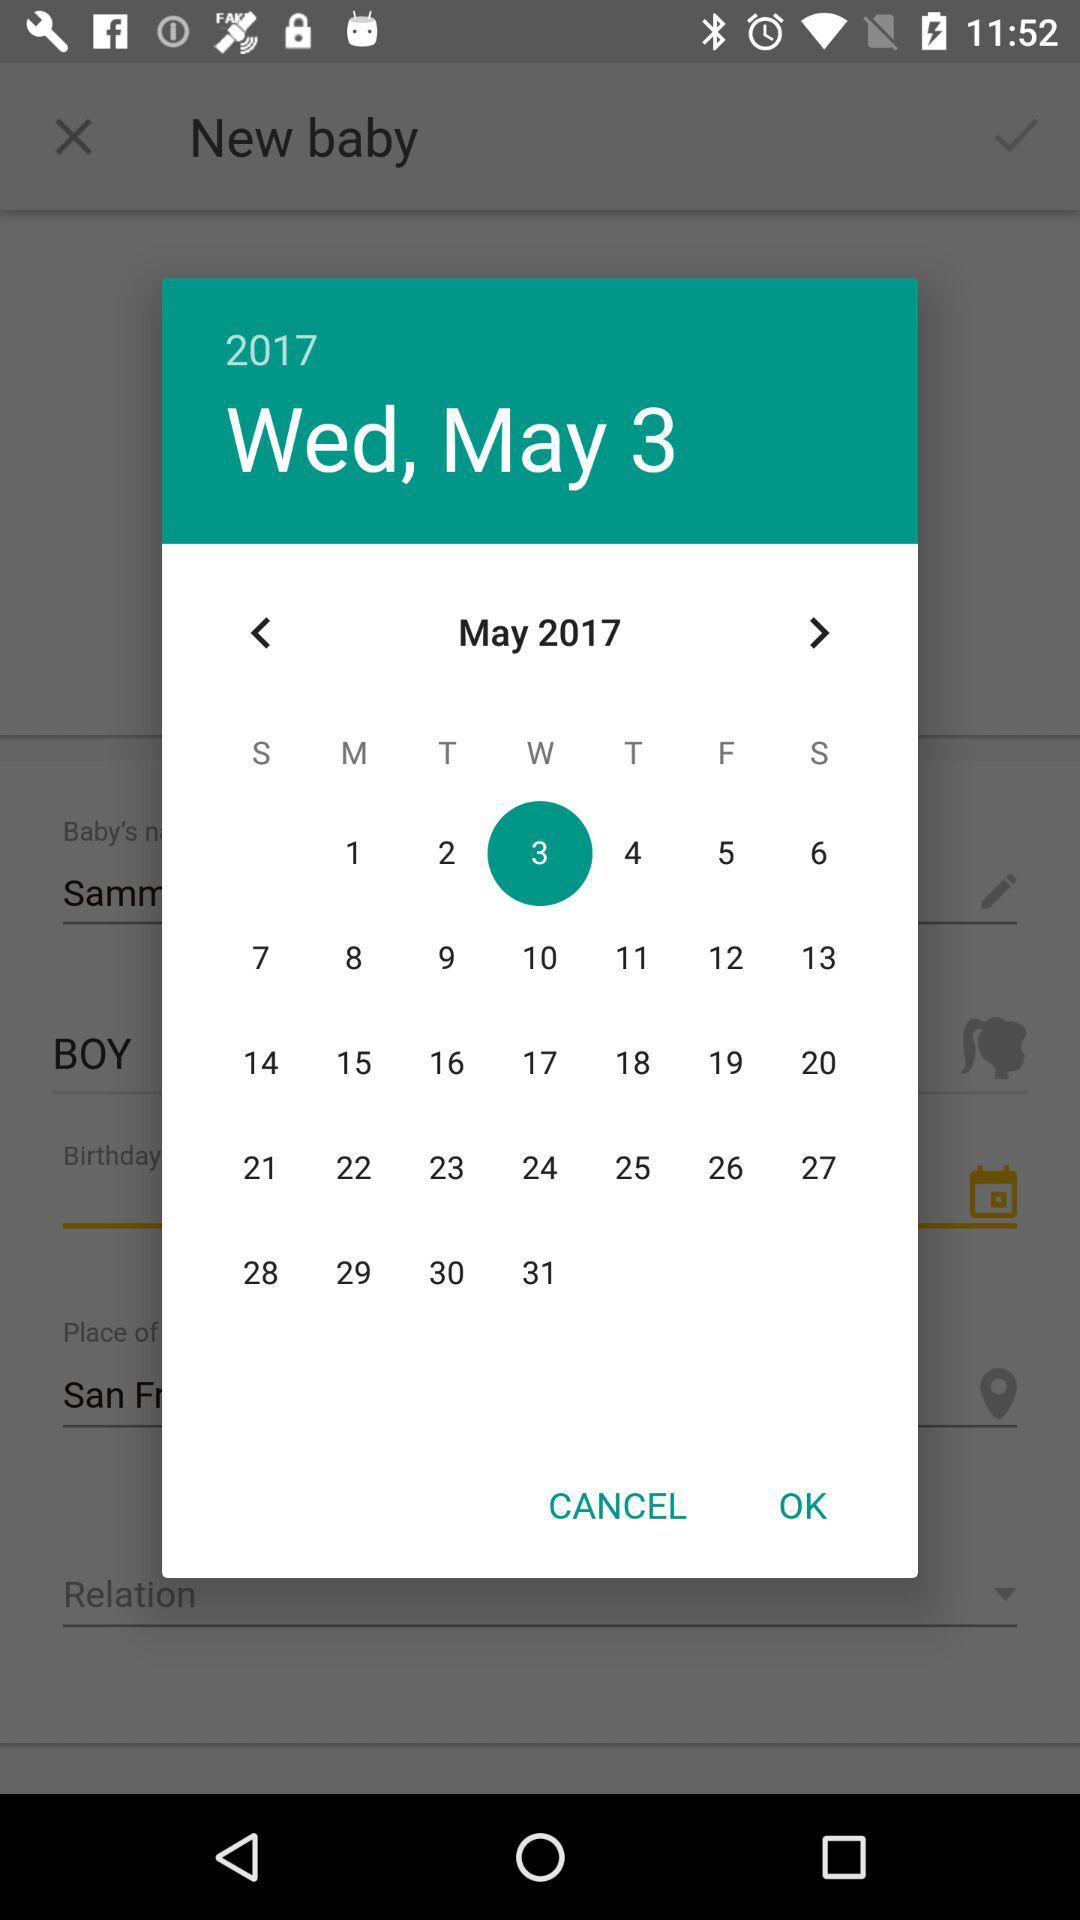 This screenshot has width=1080, height=1920. Describe the element at coordinates (616, 1504) in the screenshot. I see `the item next to ok icon` at that location.